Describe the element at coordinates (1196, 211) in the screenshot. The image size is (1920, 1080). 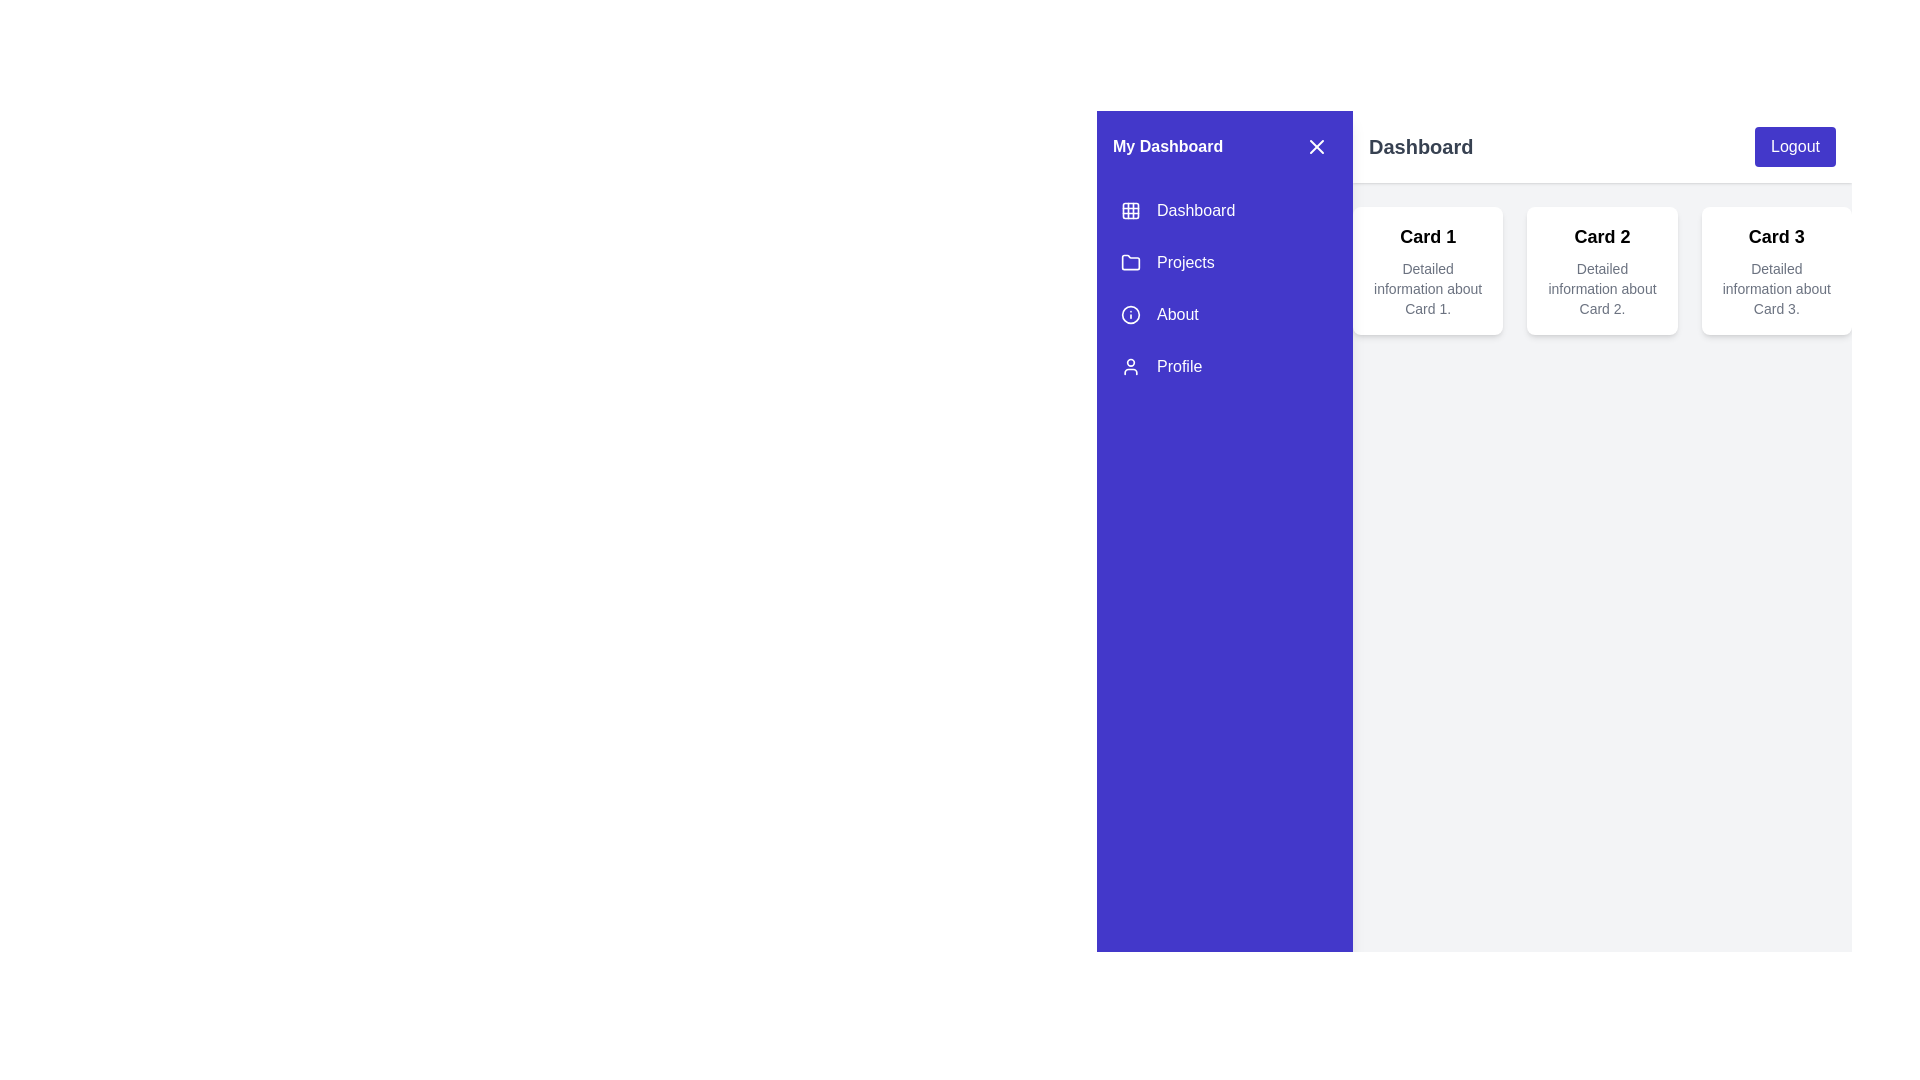
I see `text of the 'Dashboard' menu item label in the sidebar navigation, located beneath the heading 'My Dashboard'` at that location.